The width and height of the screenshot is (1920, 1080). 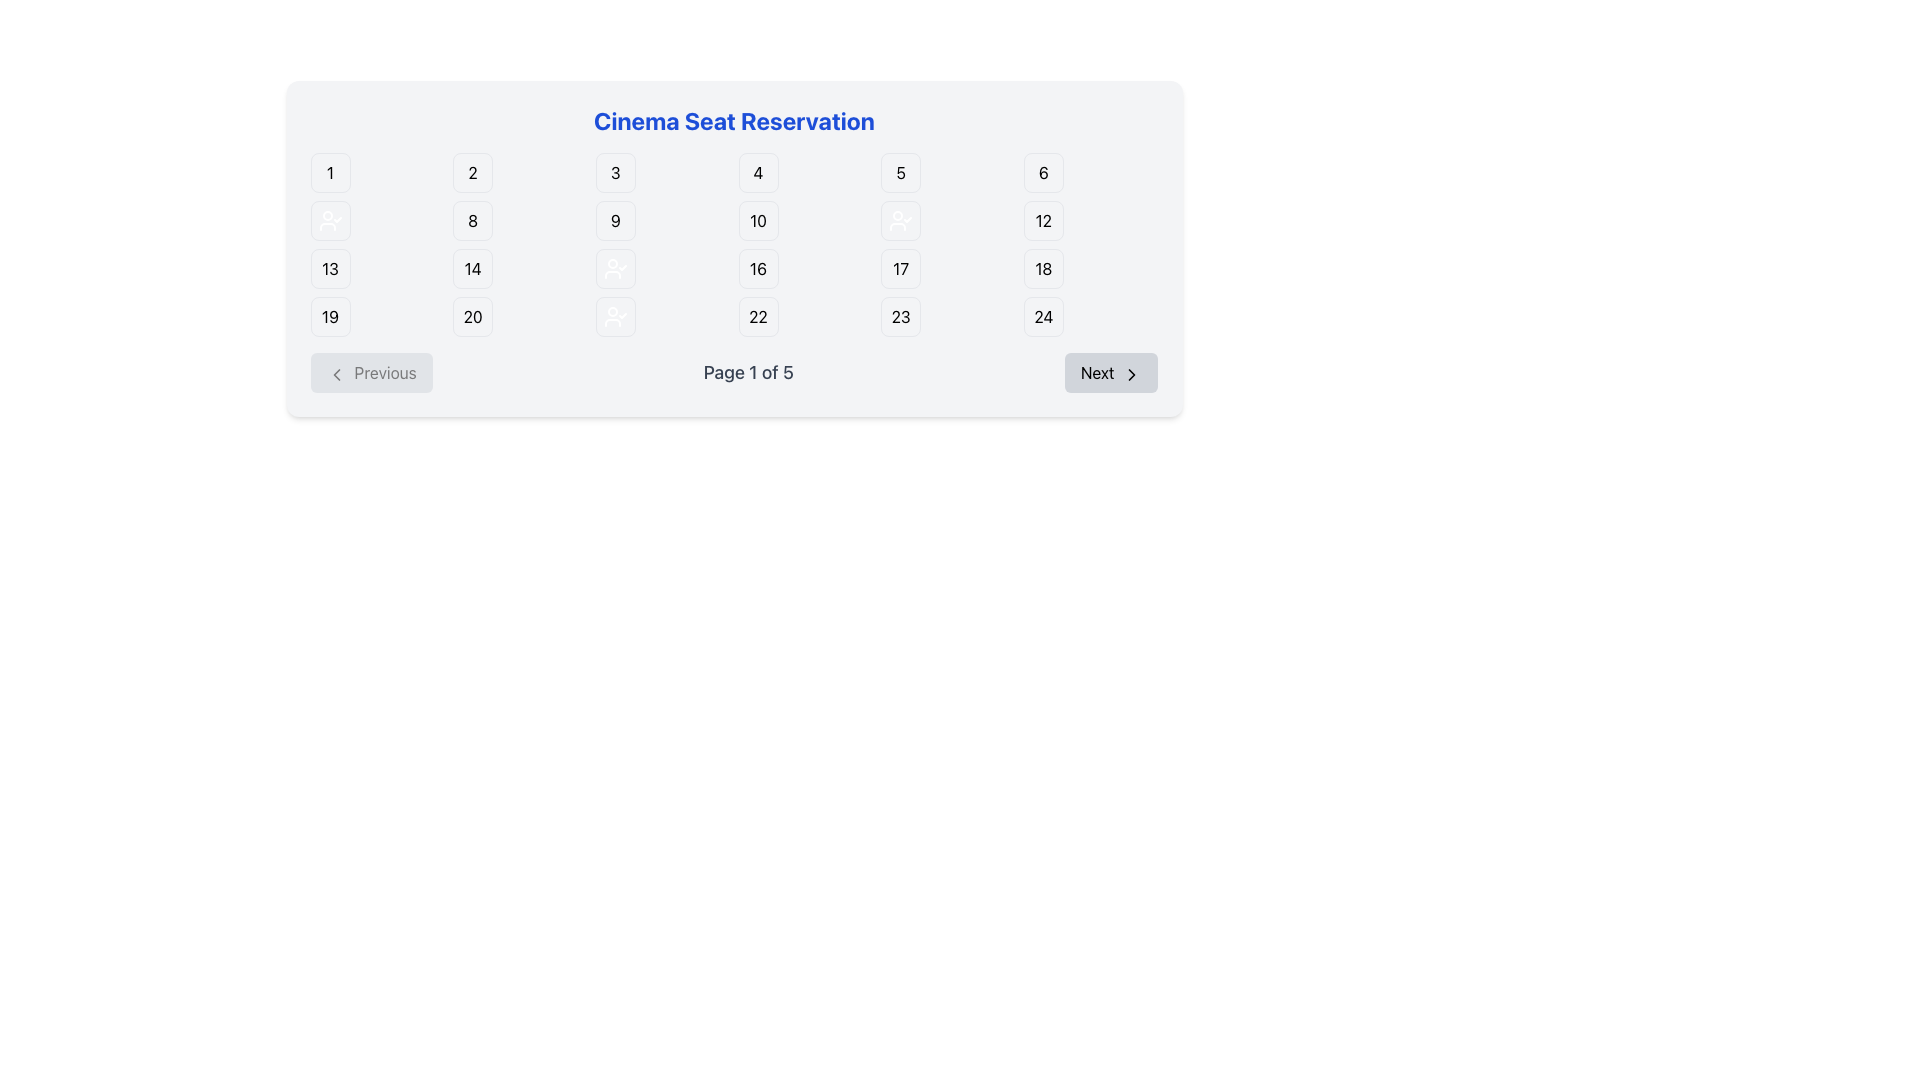 I want to click on the selectable option button located at the top-left corner of the grid layout, so click(x=330, y=172).